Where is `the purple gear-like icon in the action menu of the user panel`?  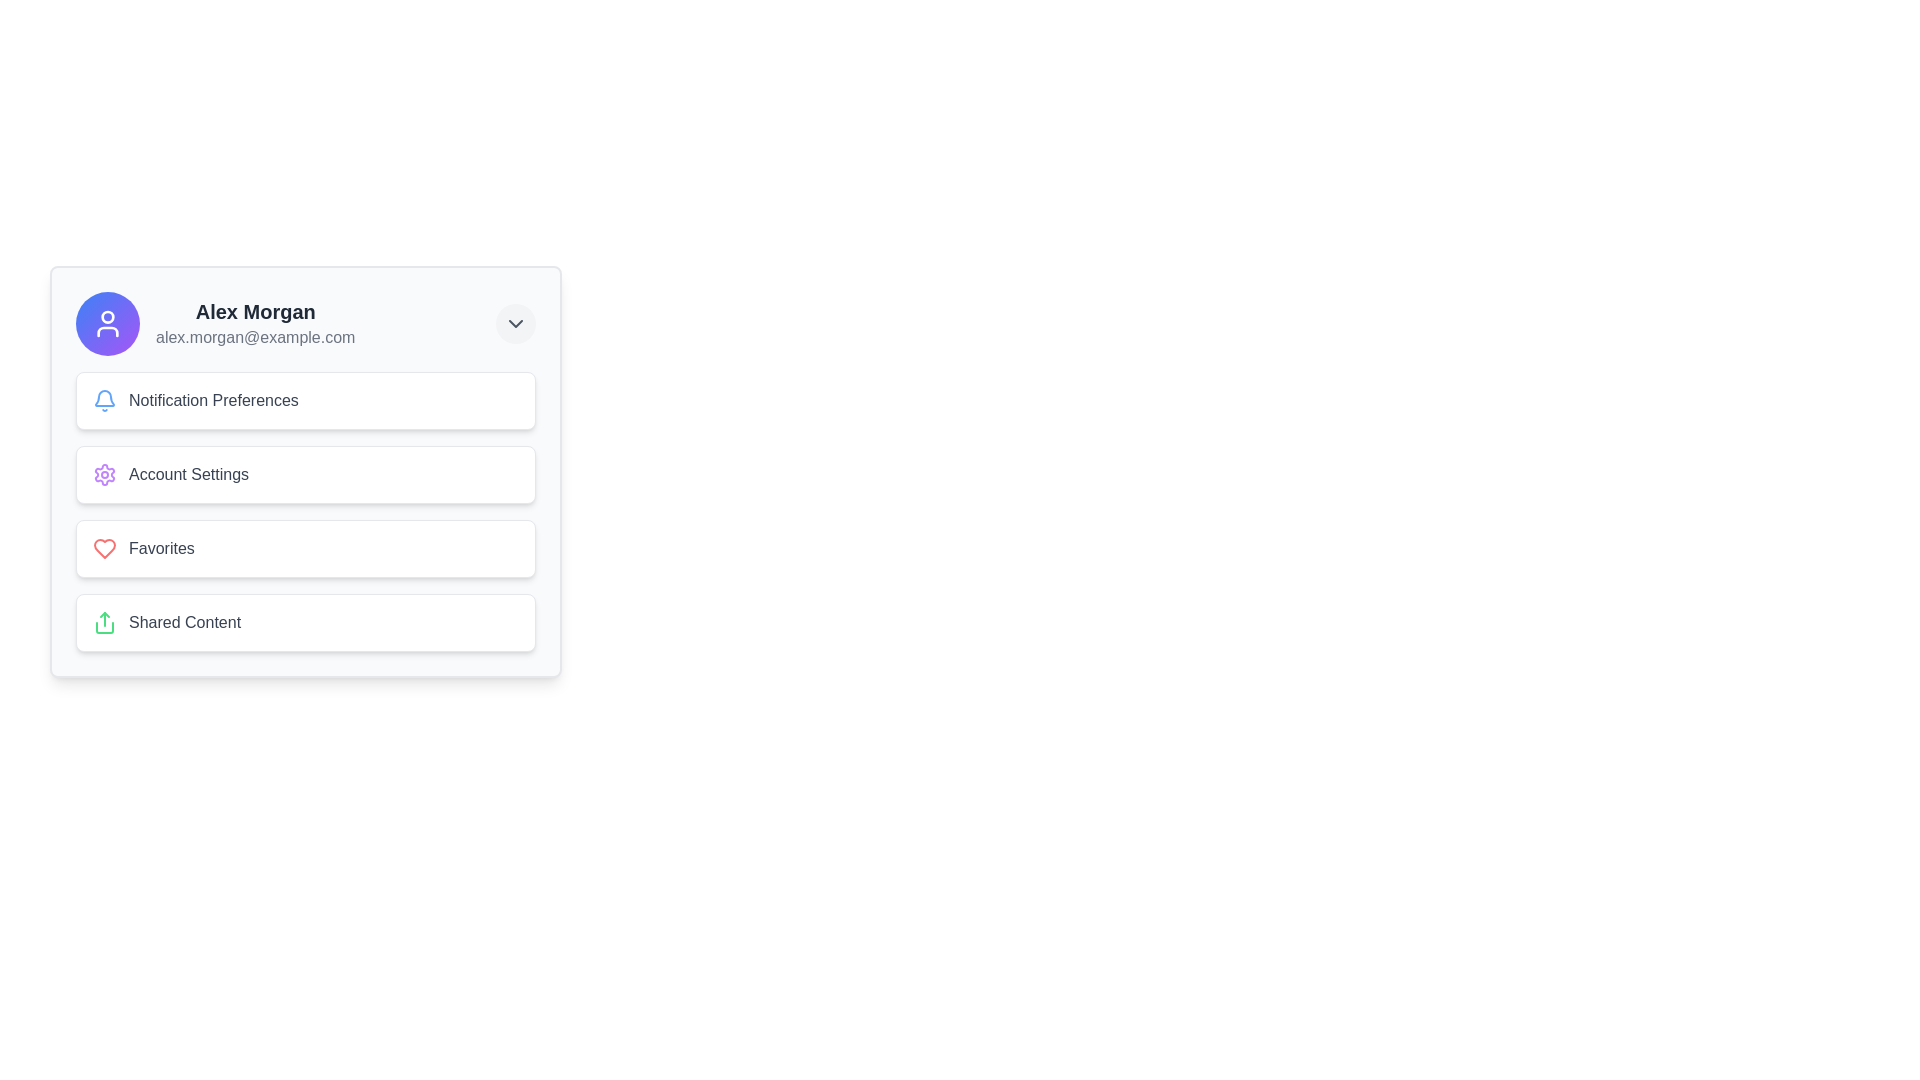 the purple gear-like icon in the action menu of the user panel is located at coordinates (104, 474).